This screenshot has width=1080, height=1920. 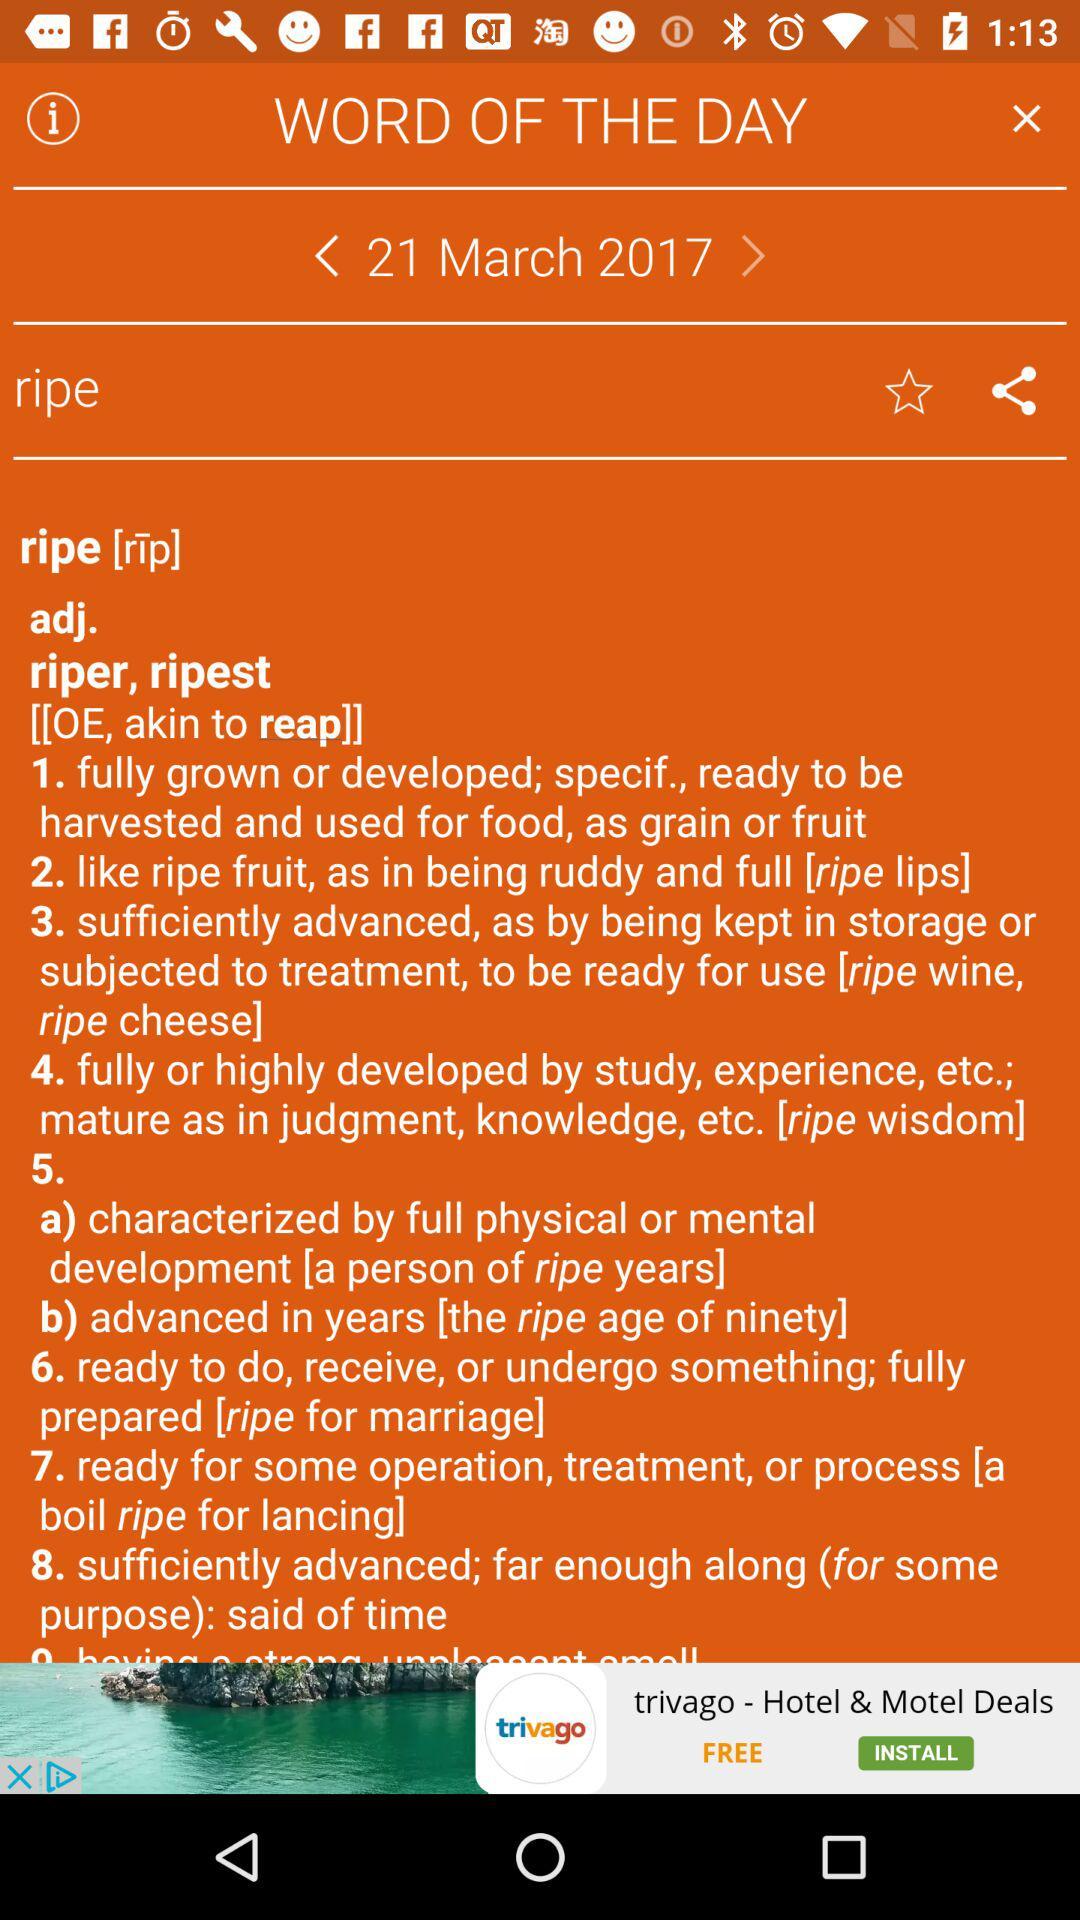 What do you see at coordinates (52, 117) in the screenshot?
I see `icon` at bounding box center [52, 117].